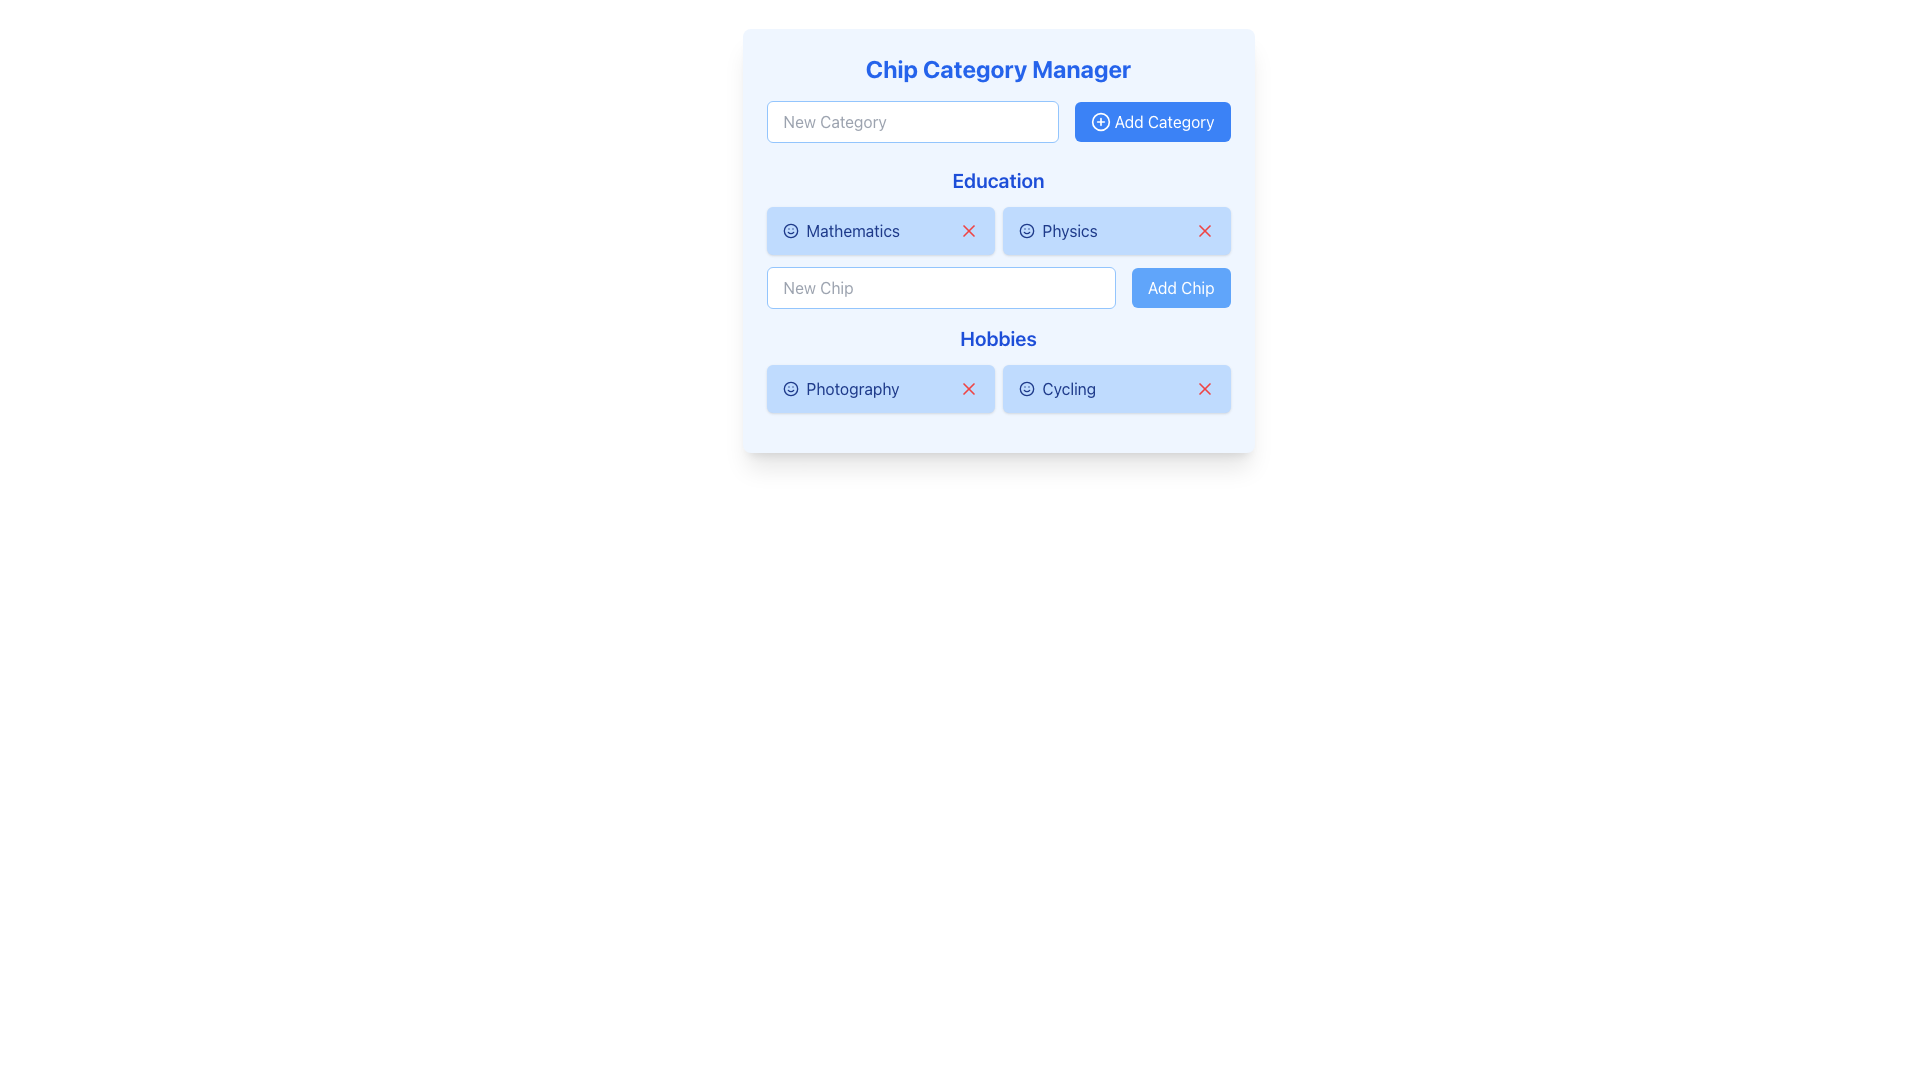  Describe the element at coordinates (880, 230) in the screenshot. I see `to select the button-like chip component labeled 'Mathematics' with a light blue background and dark blue text` at that location.